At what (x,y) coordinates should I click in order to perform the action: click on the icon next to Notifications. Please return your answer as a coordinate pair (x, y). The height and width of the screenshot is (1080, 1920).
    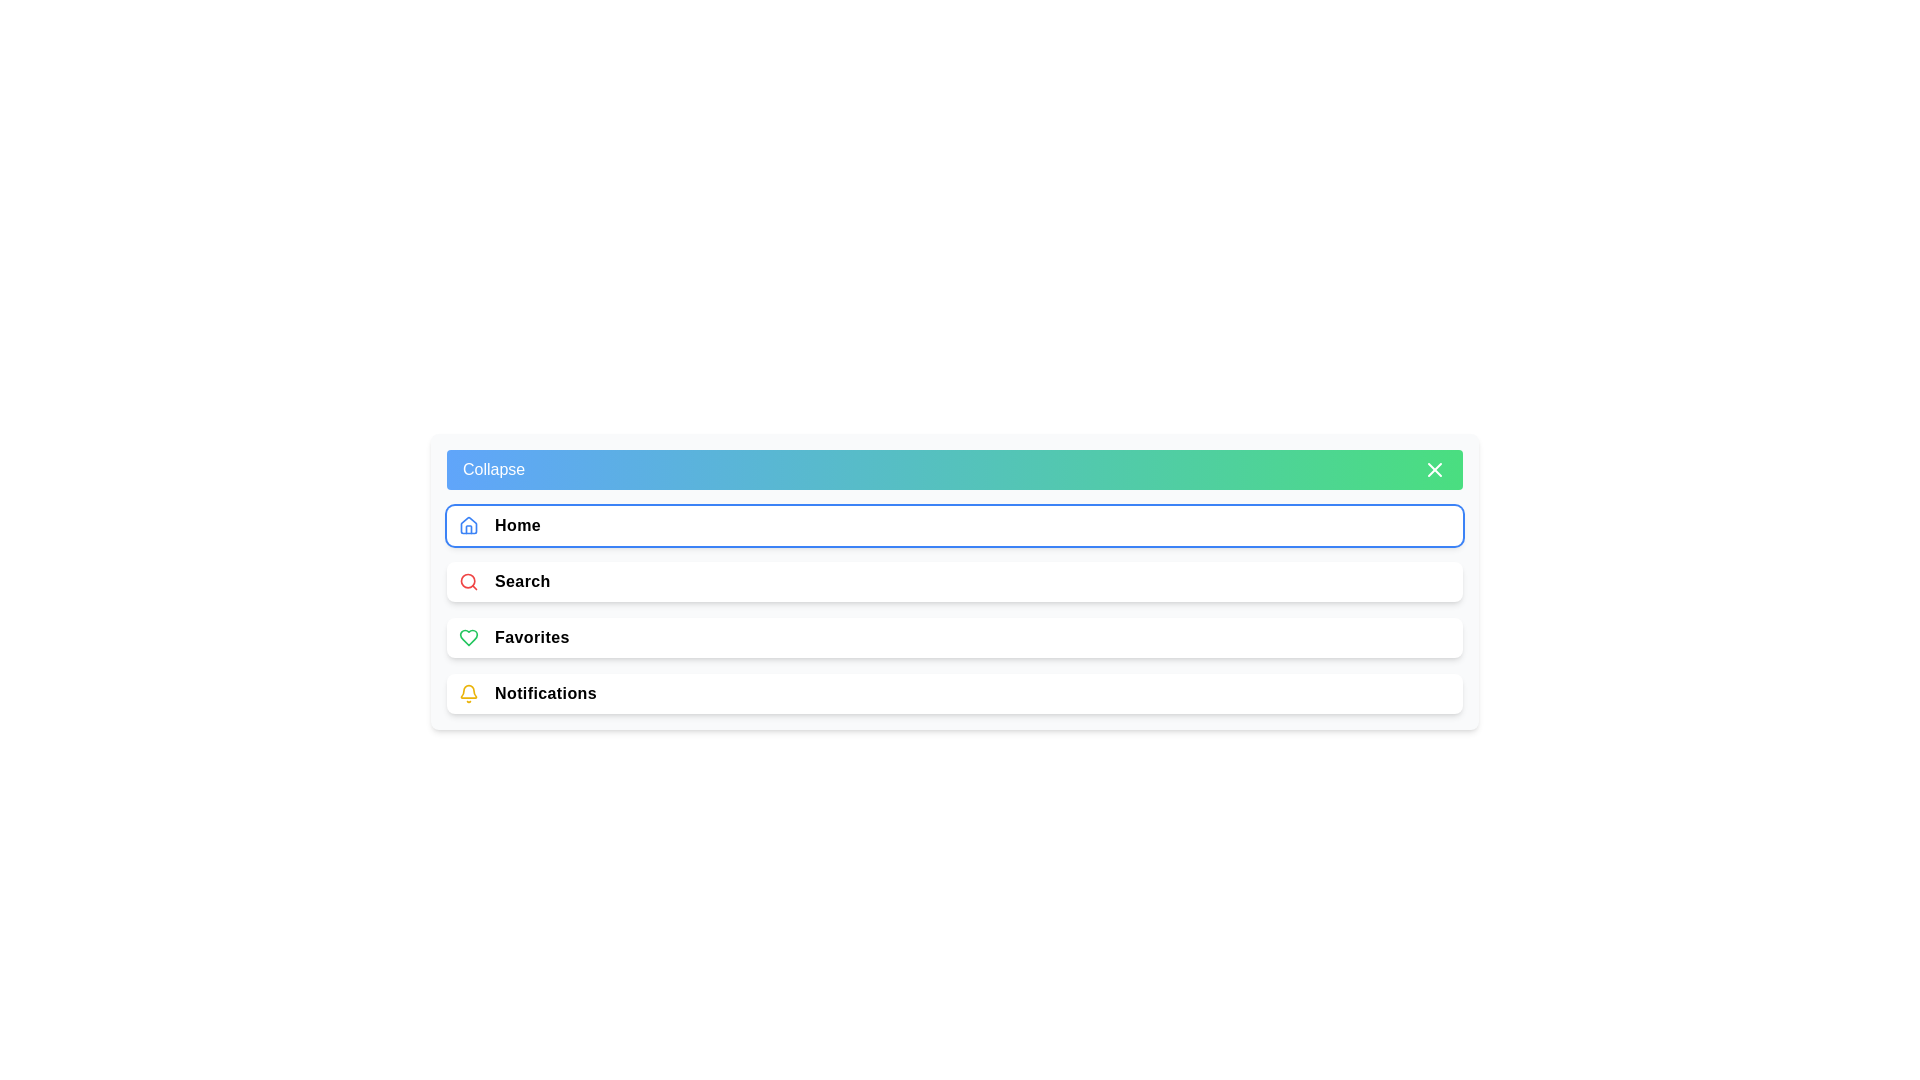
    Looking at the image, I should click on (468, 693).